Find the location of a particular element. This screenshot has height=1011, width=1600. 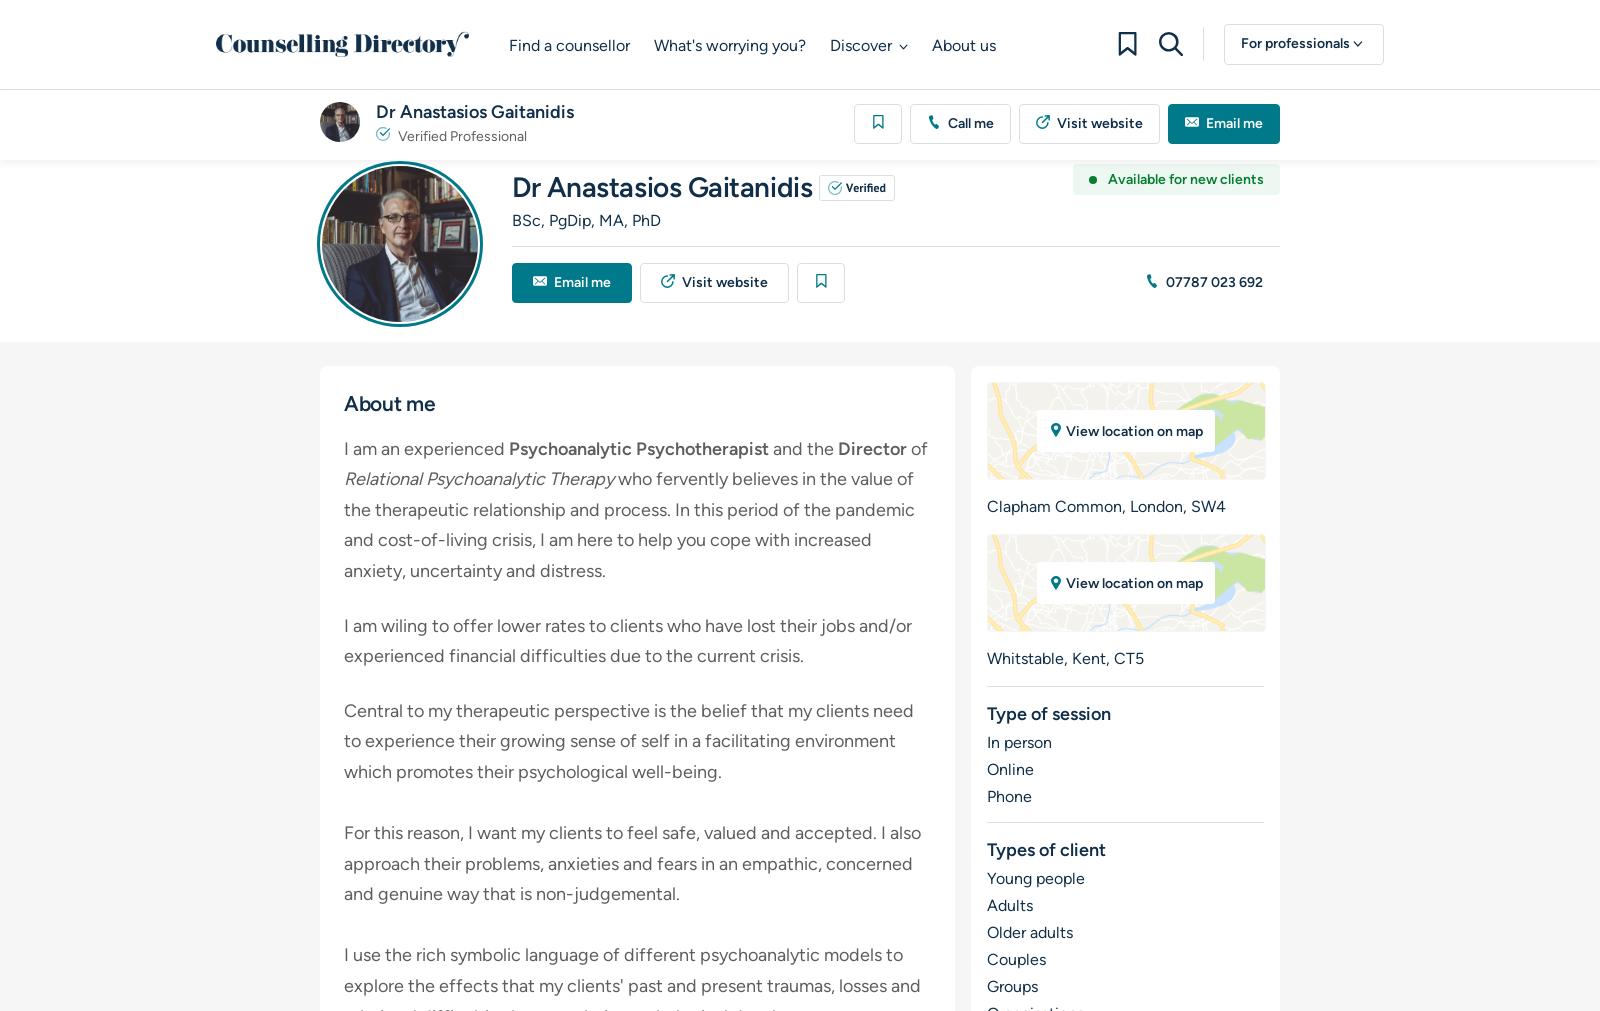

'In person' is located at coordinates (1018, 741).